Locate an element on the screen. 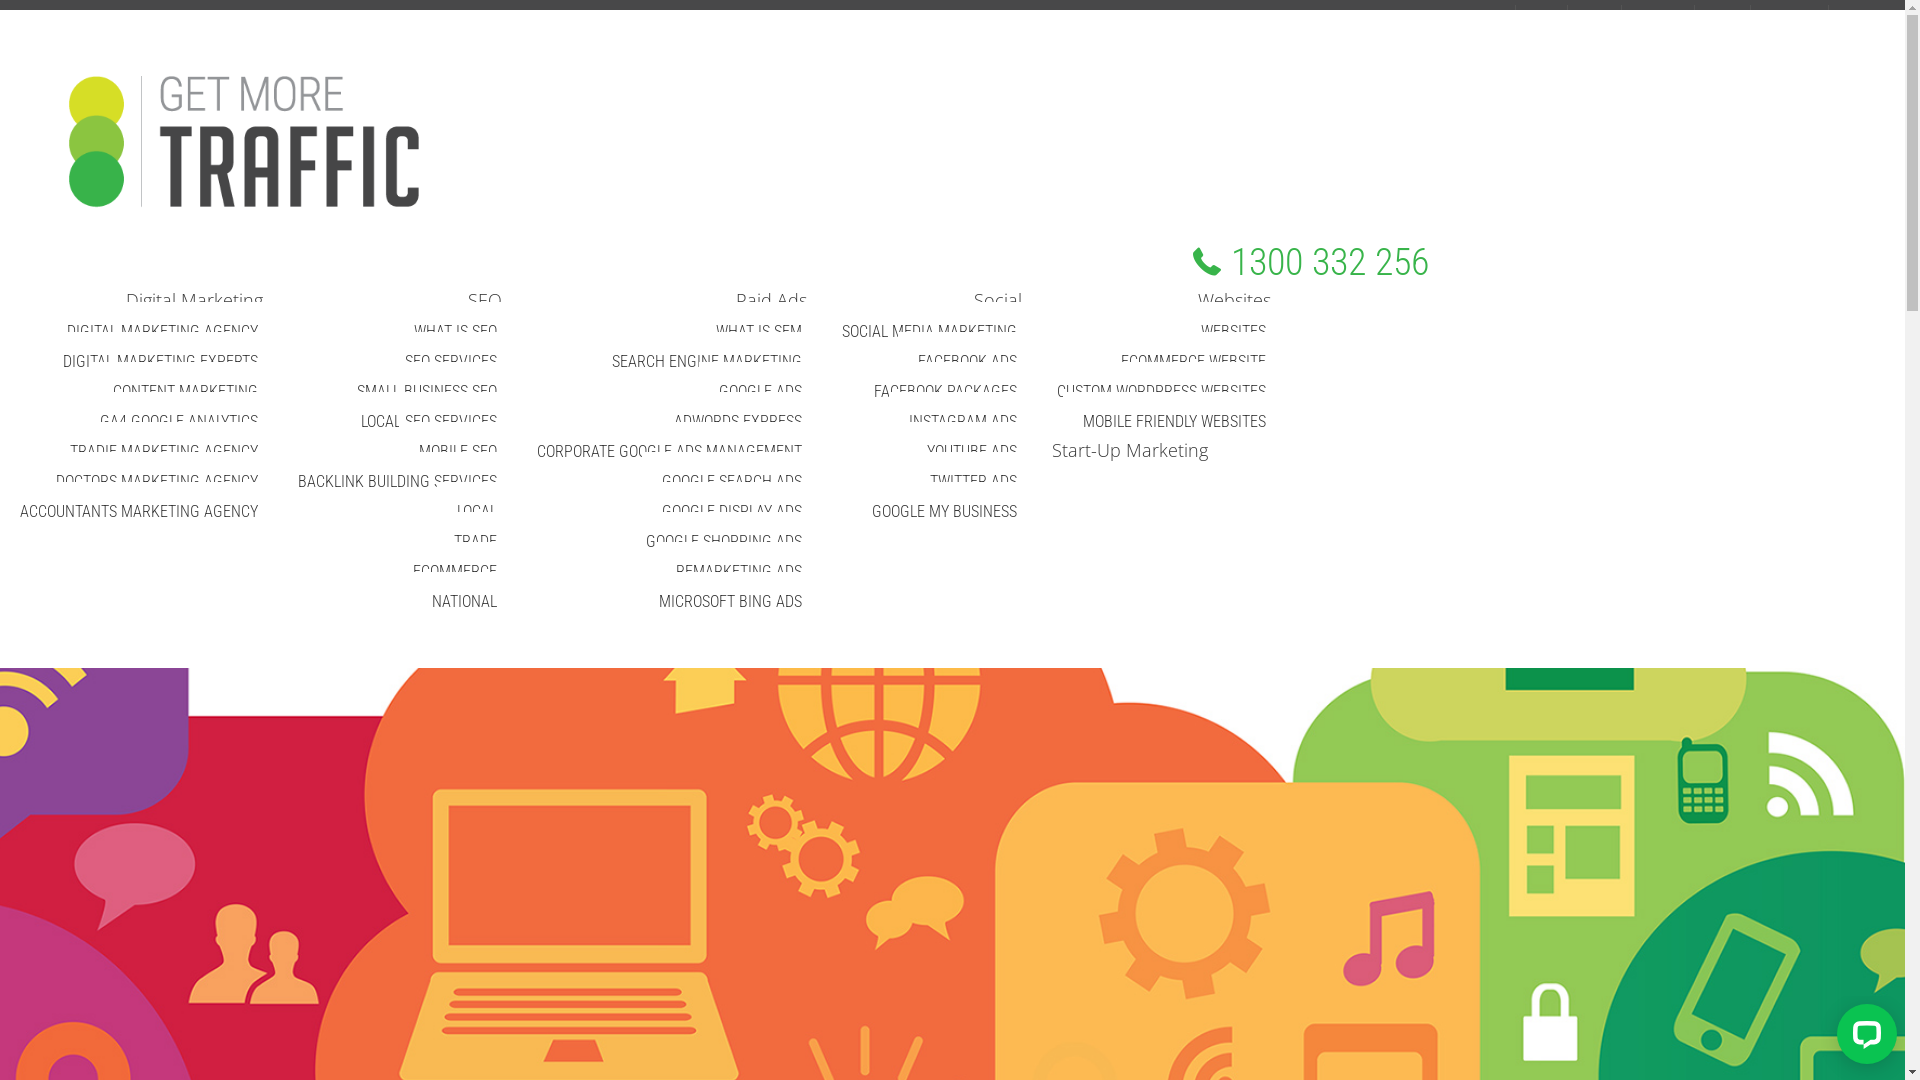 The height and width of the screenshot is (1080, 1920). 'TRADIE MARKETING AGENCY' is located at coordinates (49, 451).